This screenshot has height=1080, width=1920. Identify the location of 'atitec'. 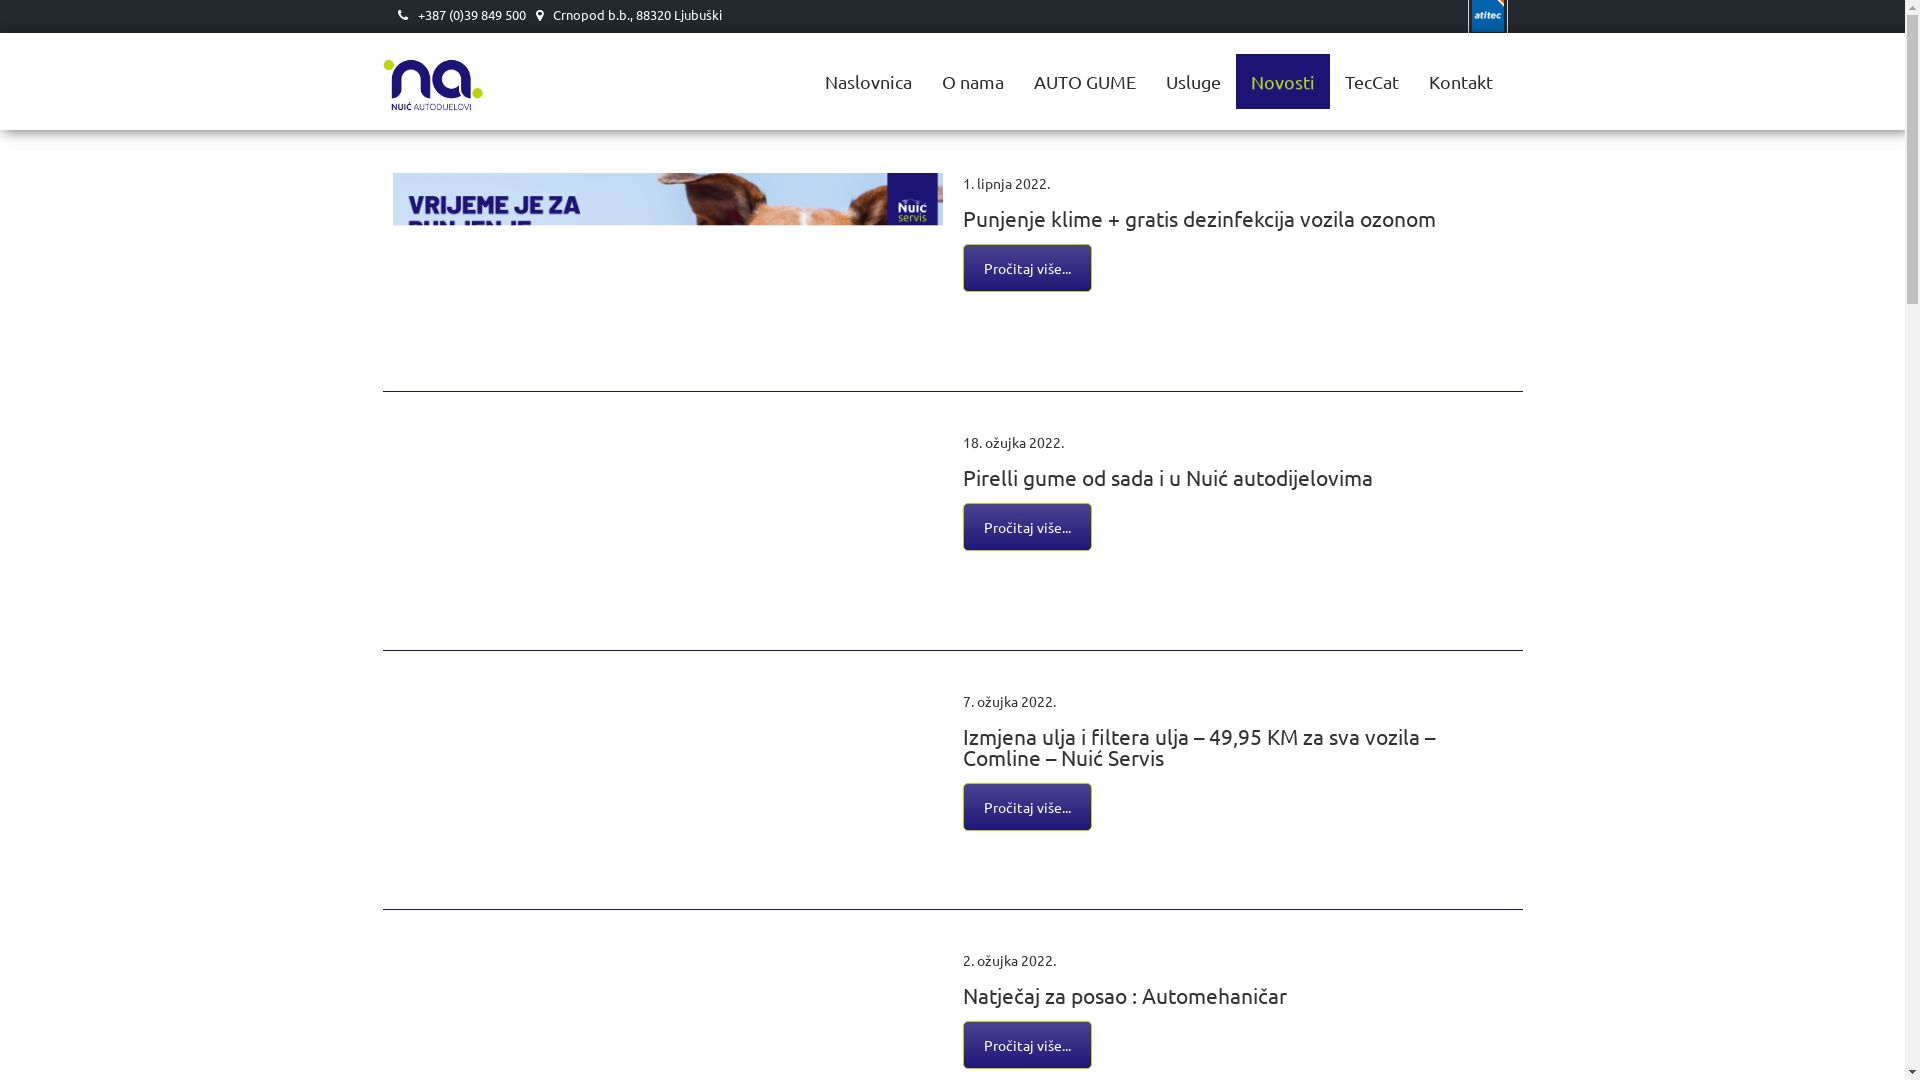
(1468, 16).